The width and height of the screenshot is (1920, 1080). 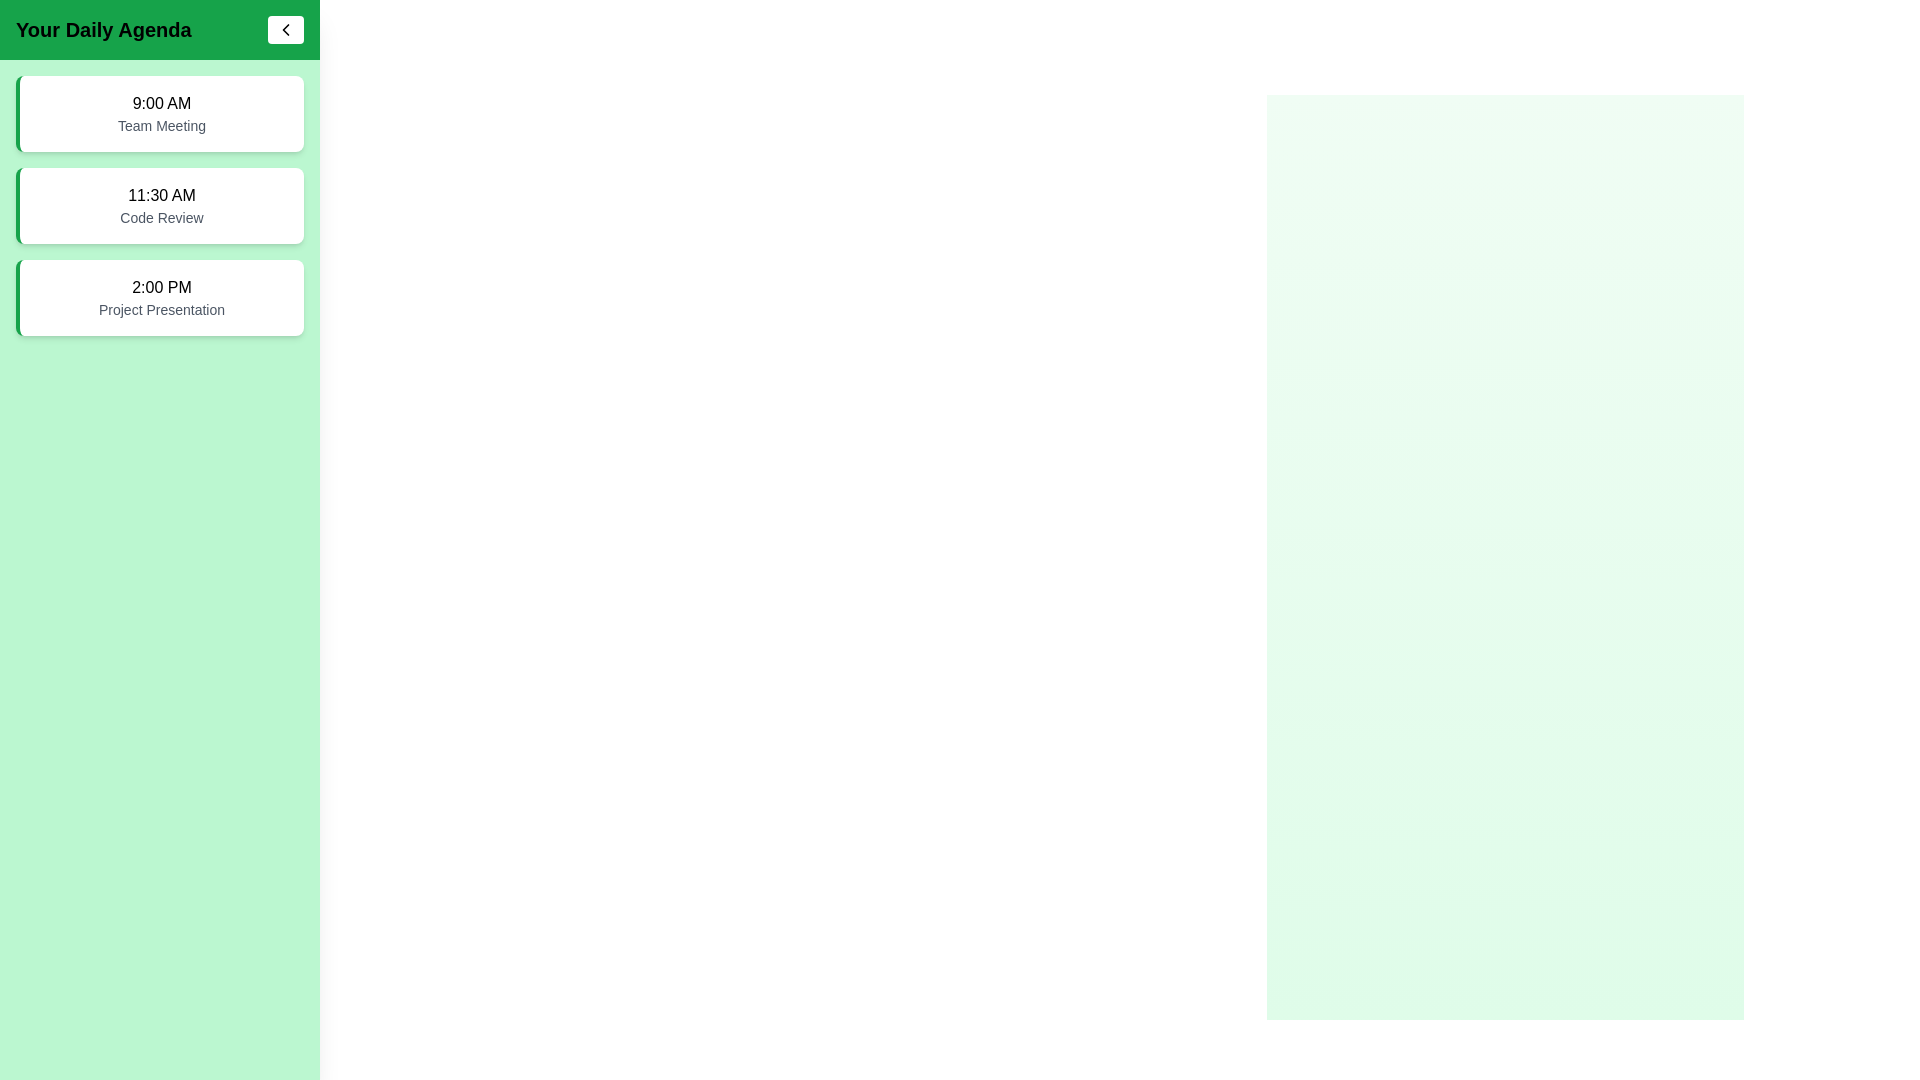 I want to click on the static text label reading 'Project Presentation' located beneath the time '2:00 PM' within a white card with a green accent line, so click(x=162, y=309).